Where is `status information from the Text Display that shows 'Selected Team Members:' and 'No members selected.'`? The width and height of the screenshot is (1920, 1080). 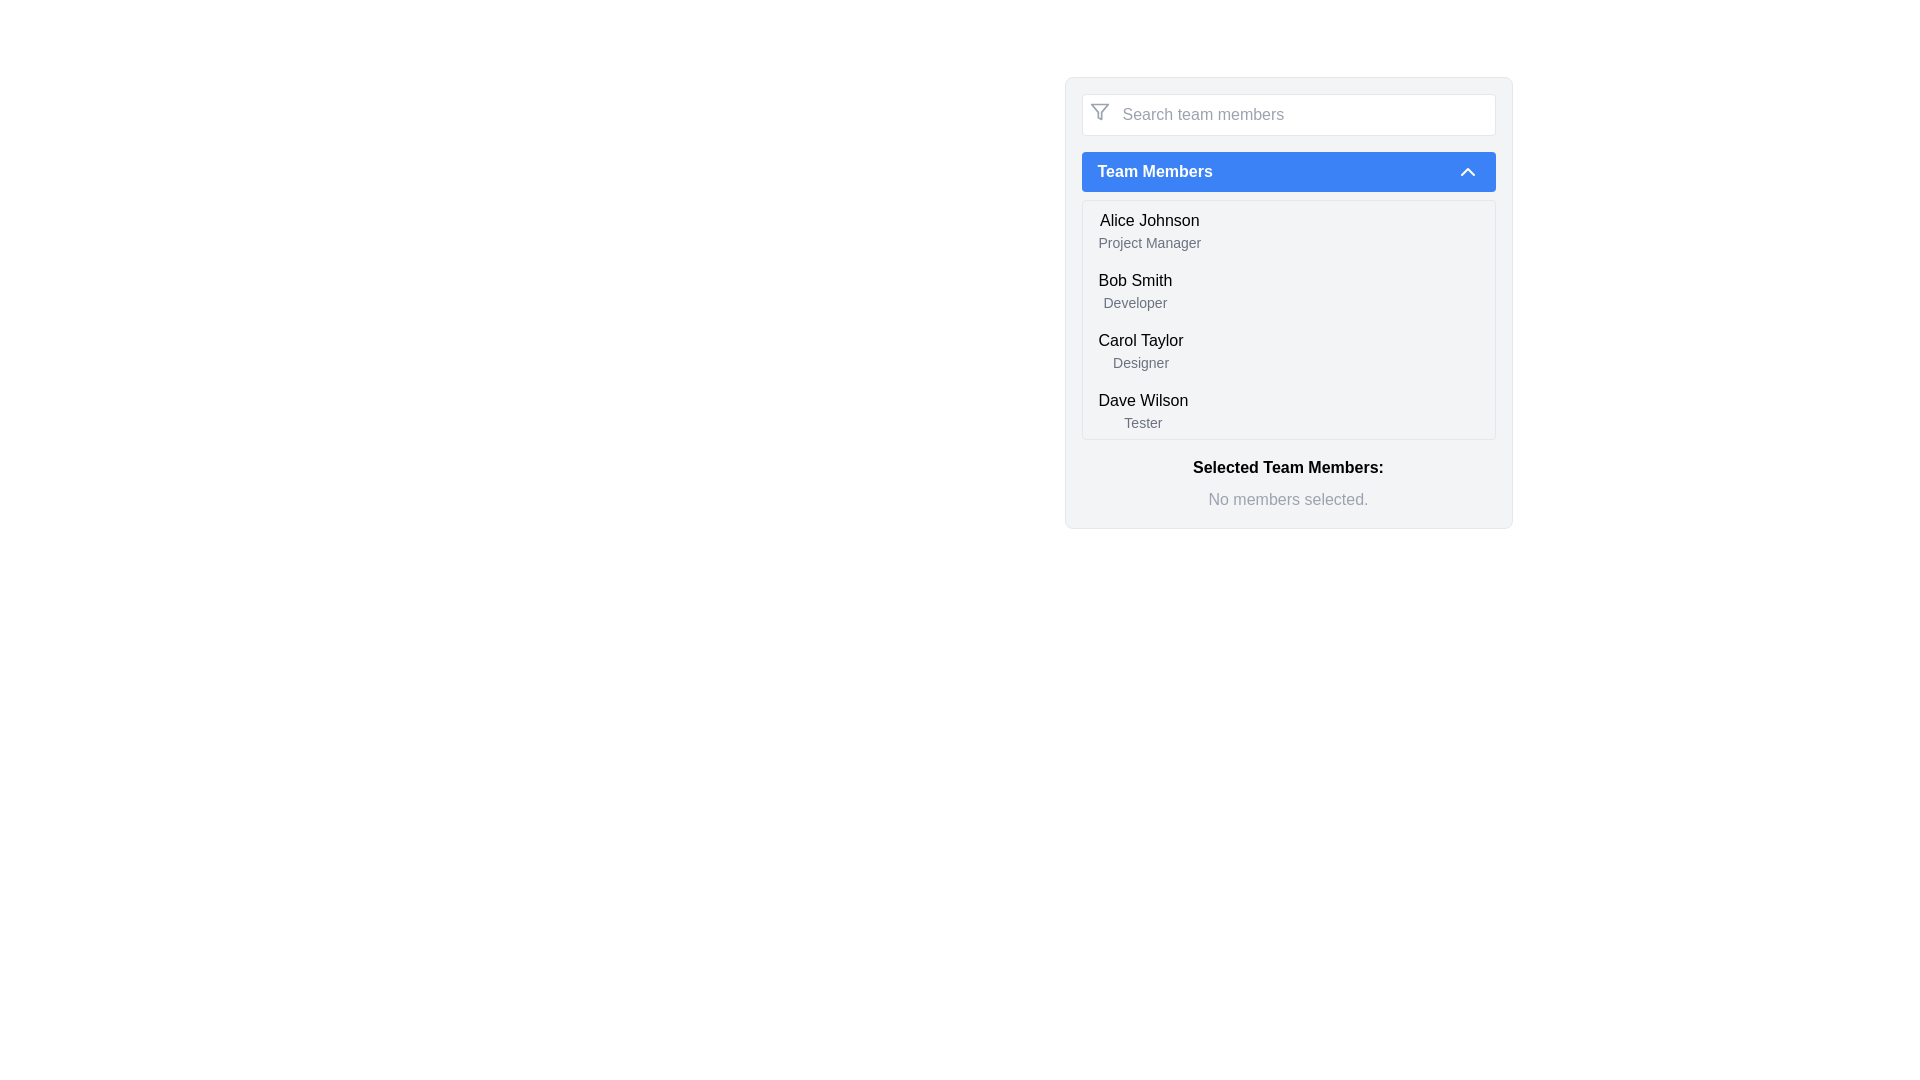
status information from the Text Display that shows 'Selected Team Members:' and 'No members selected.' is located at coordinates (1288, 483).